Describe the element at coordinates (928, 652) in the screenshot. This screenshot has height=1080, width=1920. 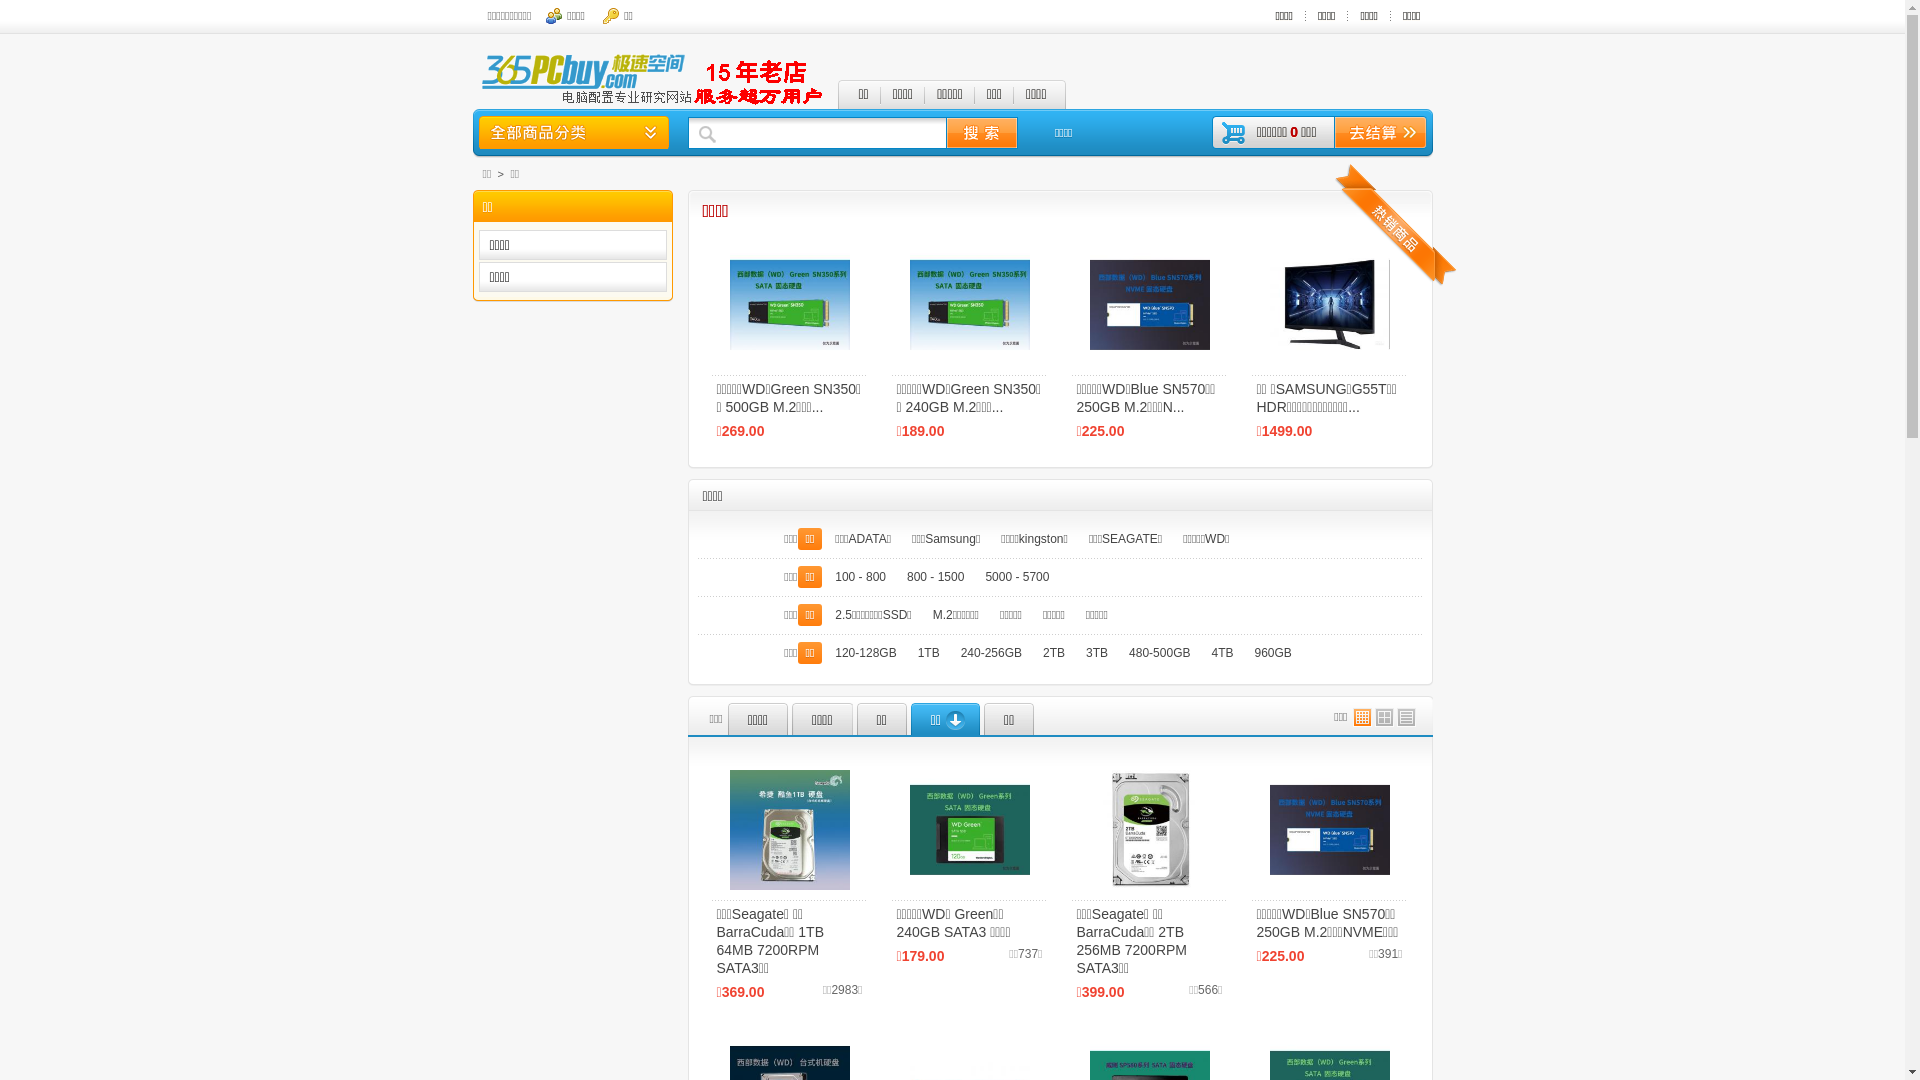
I see `'1TB'` at that location.